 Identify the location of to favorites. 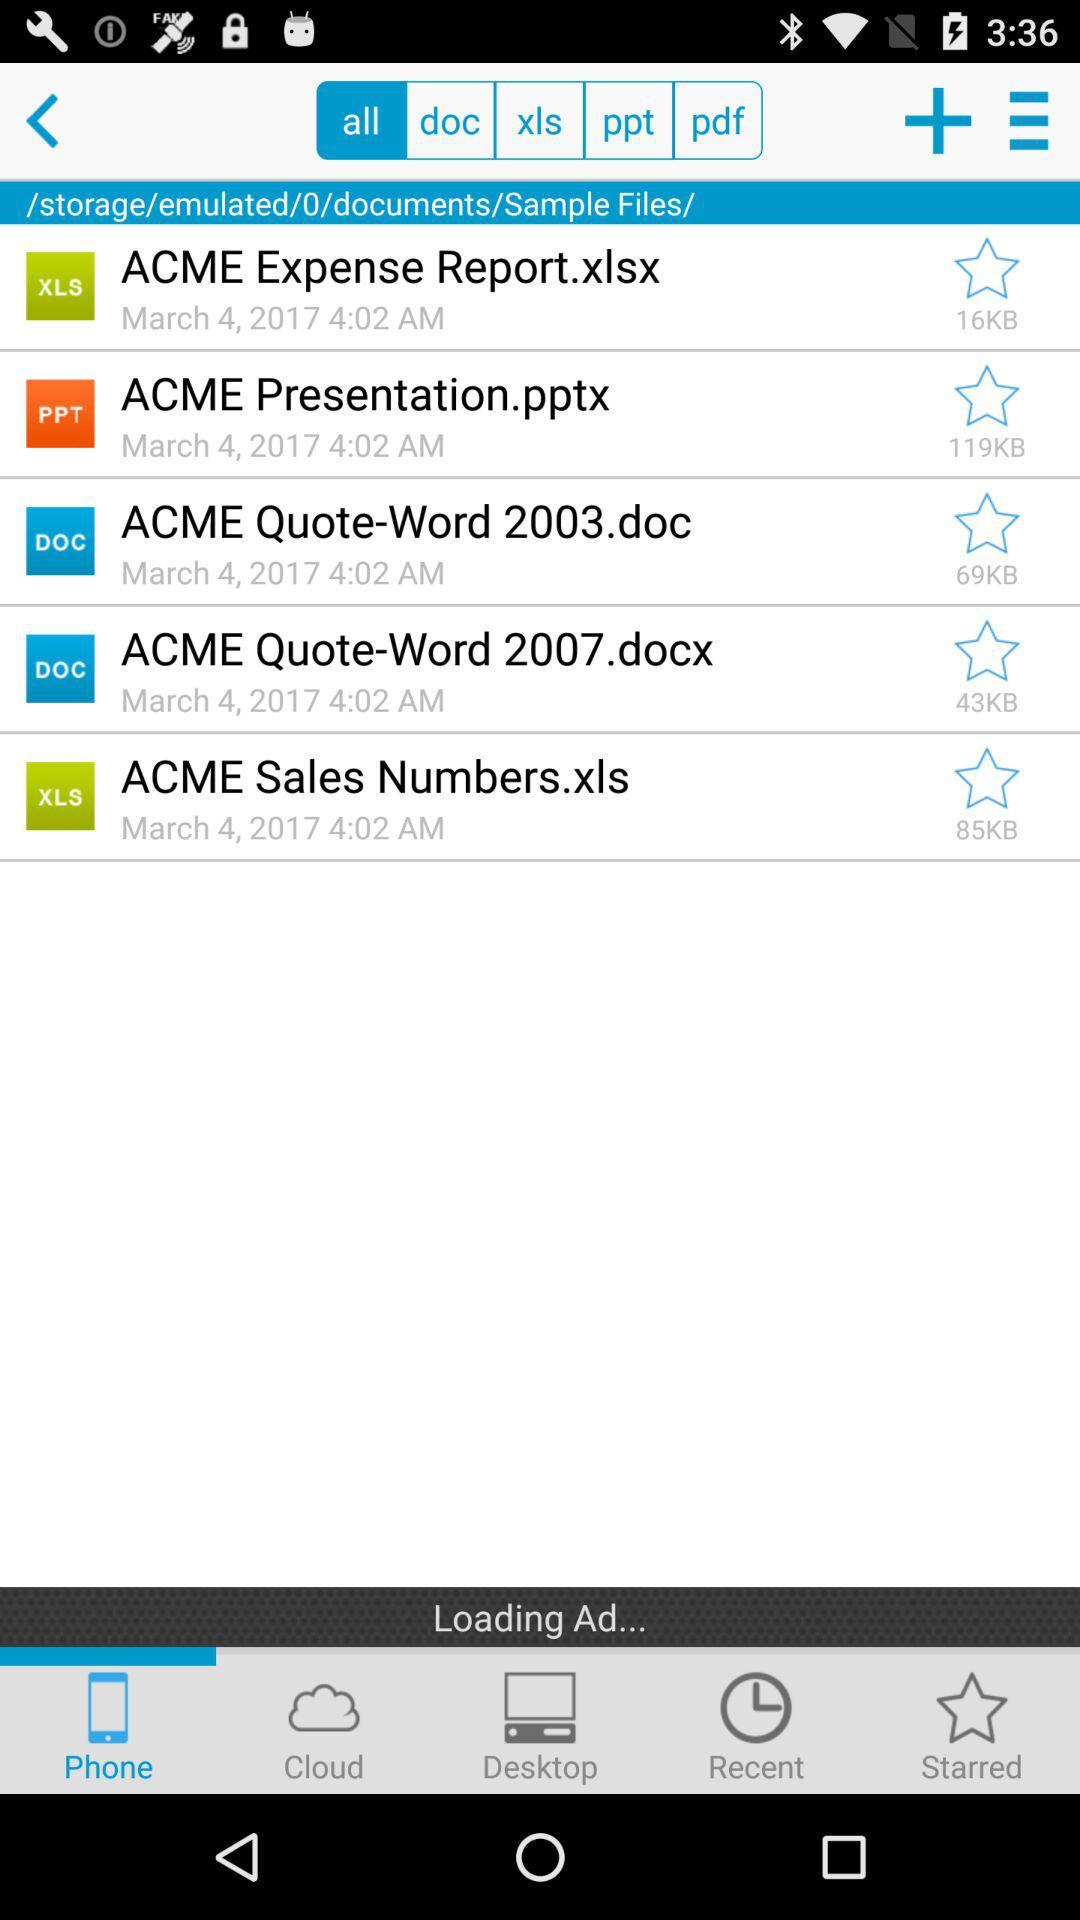
(986, 395).